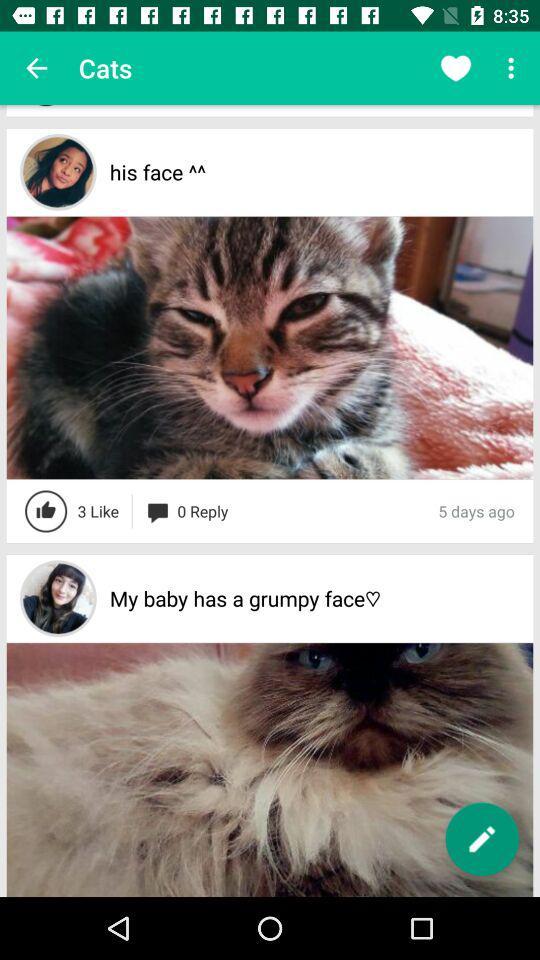  Describe the element at coordinates (481, 839) in the screenshot. I see `the edit icon` at that location.